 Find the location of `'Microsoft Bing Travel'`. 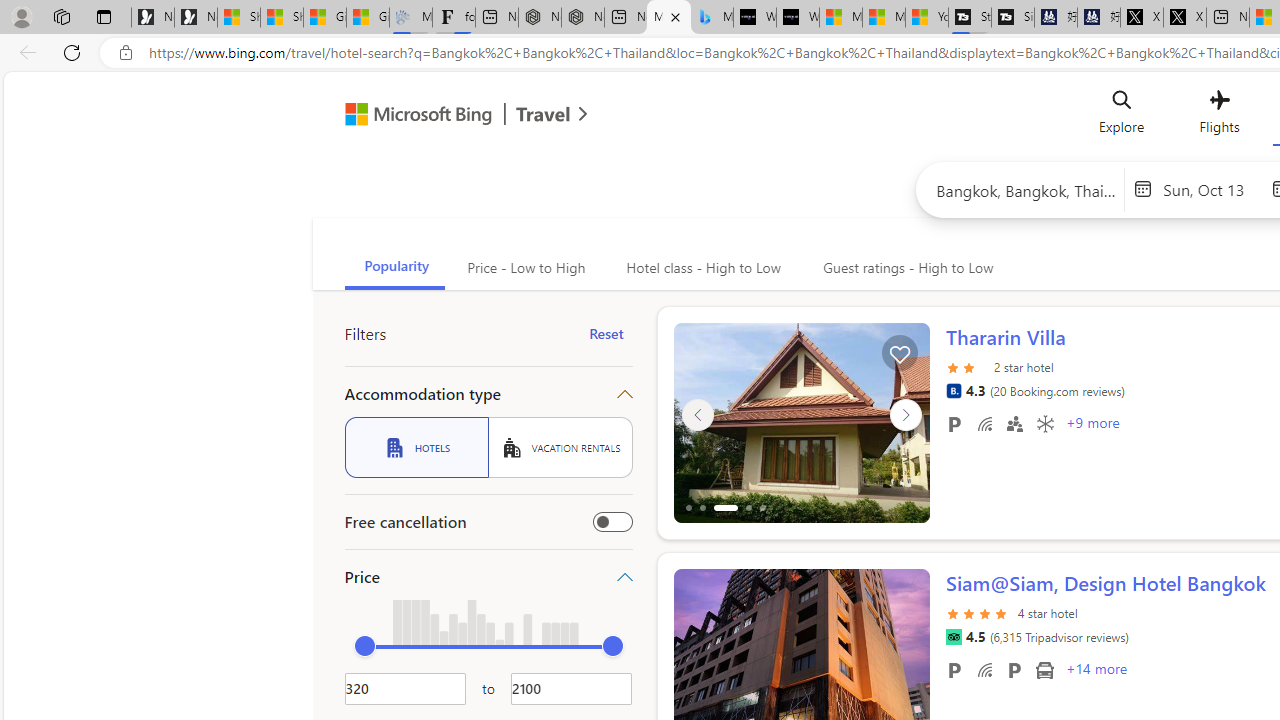

'Microsoft Bing Travel' is located at coordinates (444, 117).